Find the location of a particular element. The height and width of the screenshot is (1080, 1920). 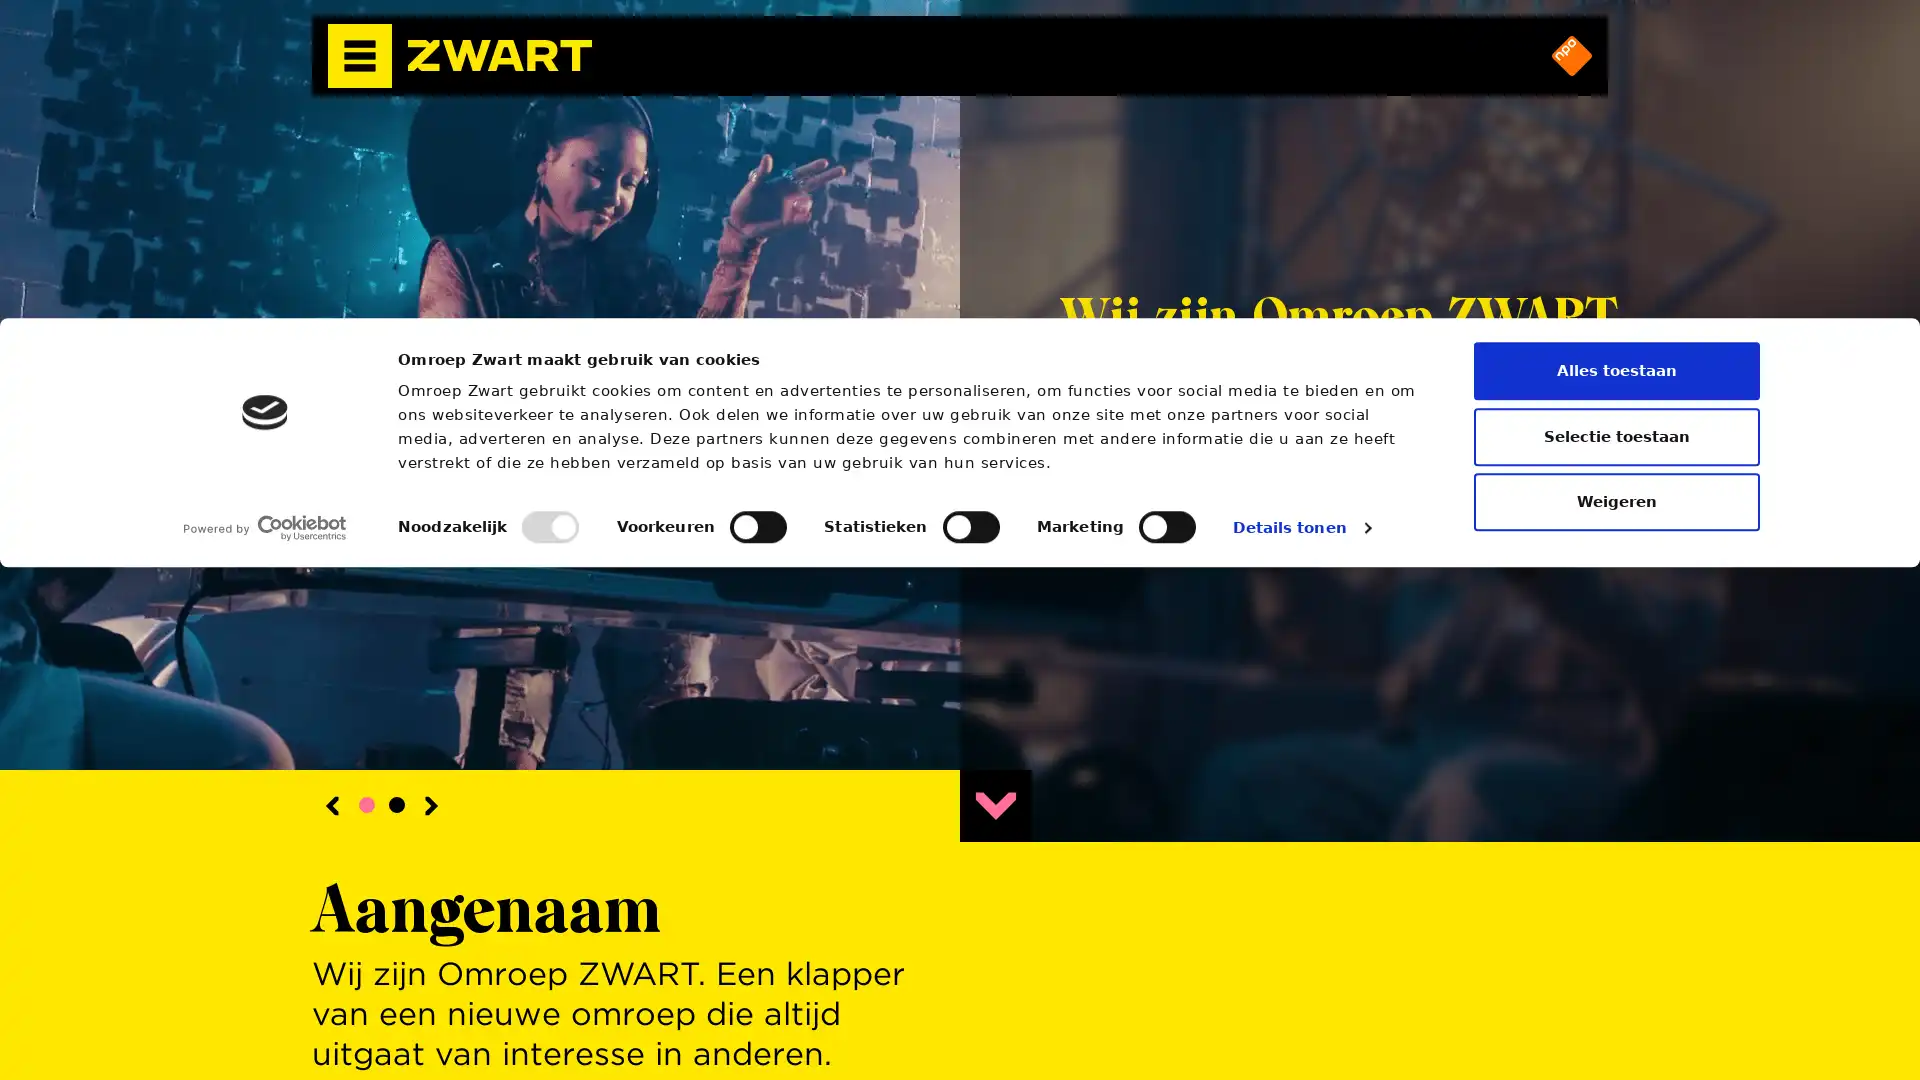

Selectie toestaan is located at coordinates (1617, 947).